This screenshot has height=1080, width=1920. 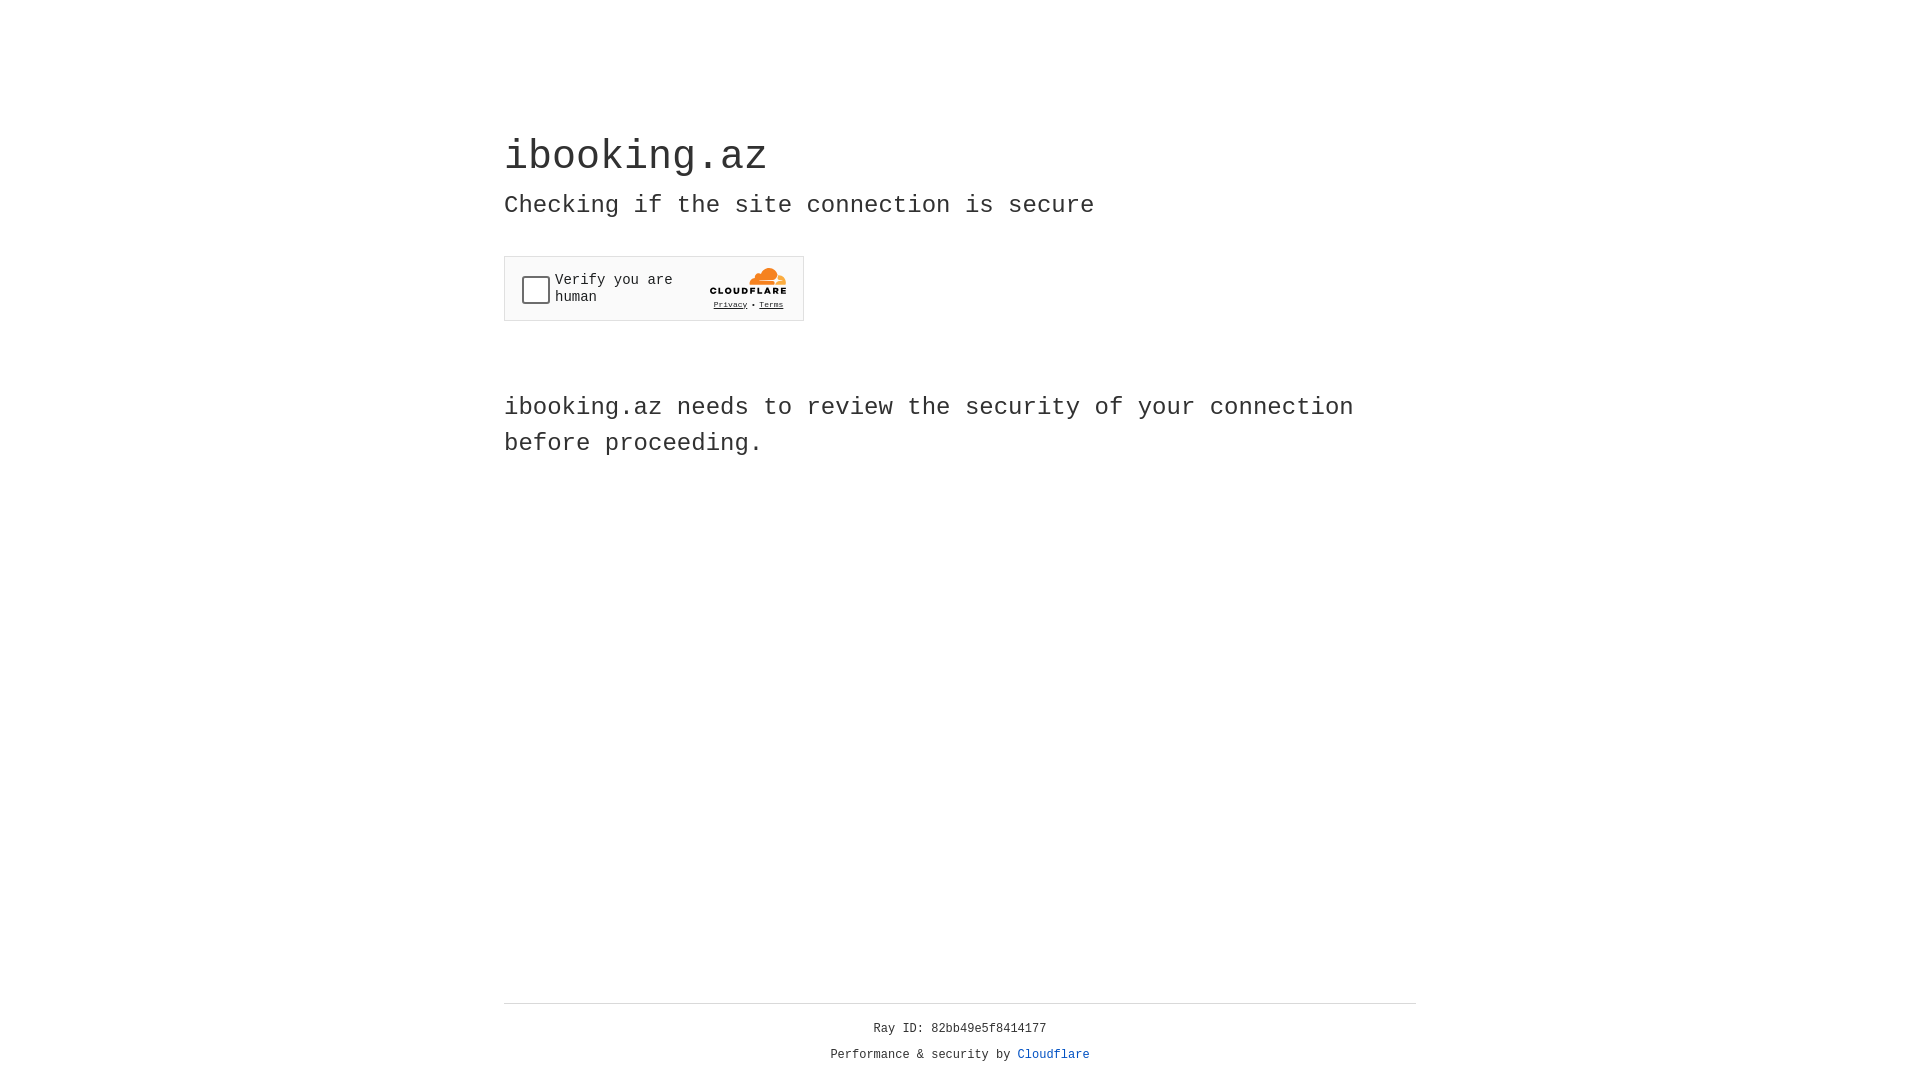 I want to click on 'Cloudflare', so click(x=1053, y=1054).